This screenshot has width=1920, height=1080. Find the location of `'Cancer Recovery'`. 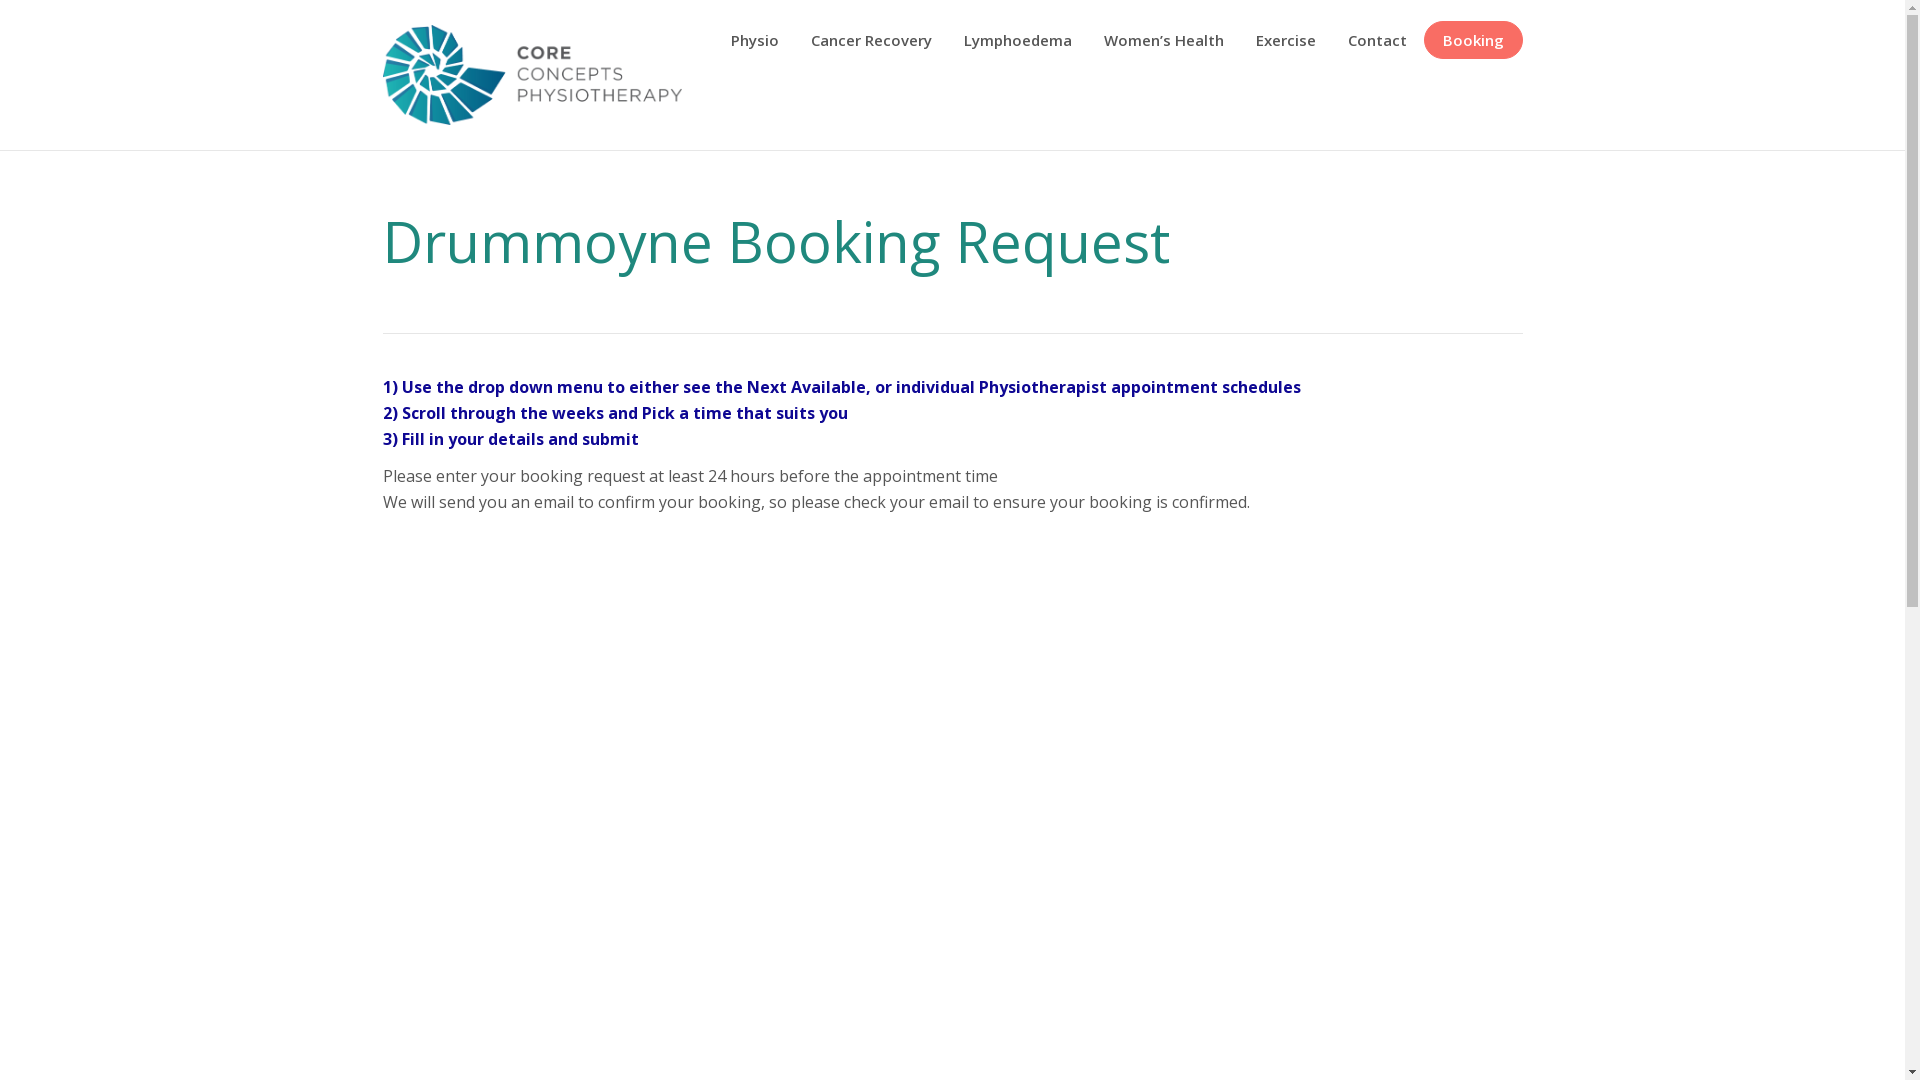

'Cancer Recovery' is located at coordinates (810, 39).